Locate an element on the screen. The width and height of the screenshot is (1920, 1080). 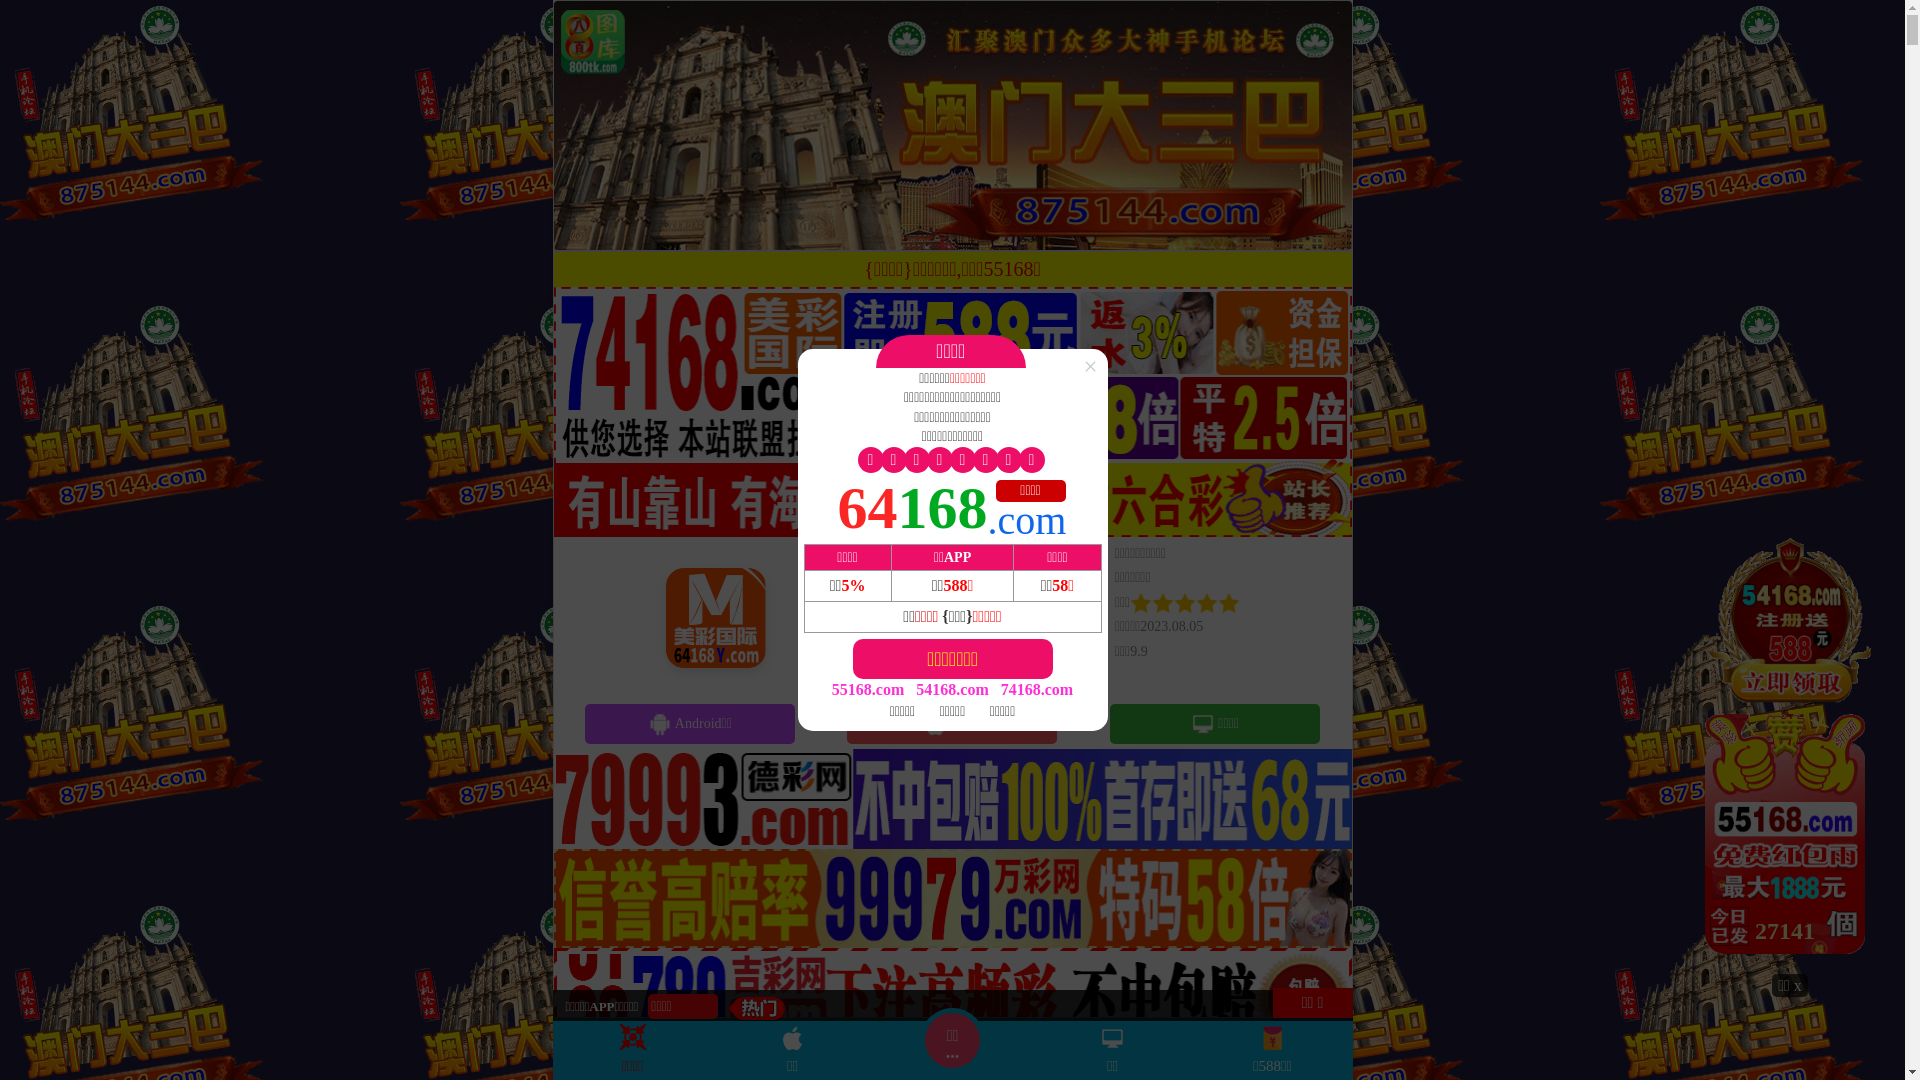
'27292' is located at coordinates (1790, 752).